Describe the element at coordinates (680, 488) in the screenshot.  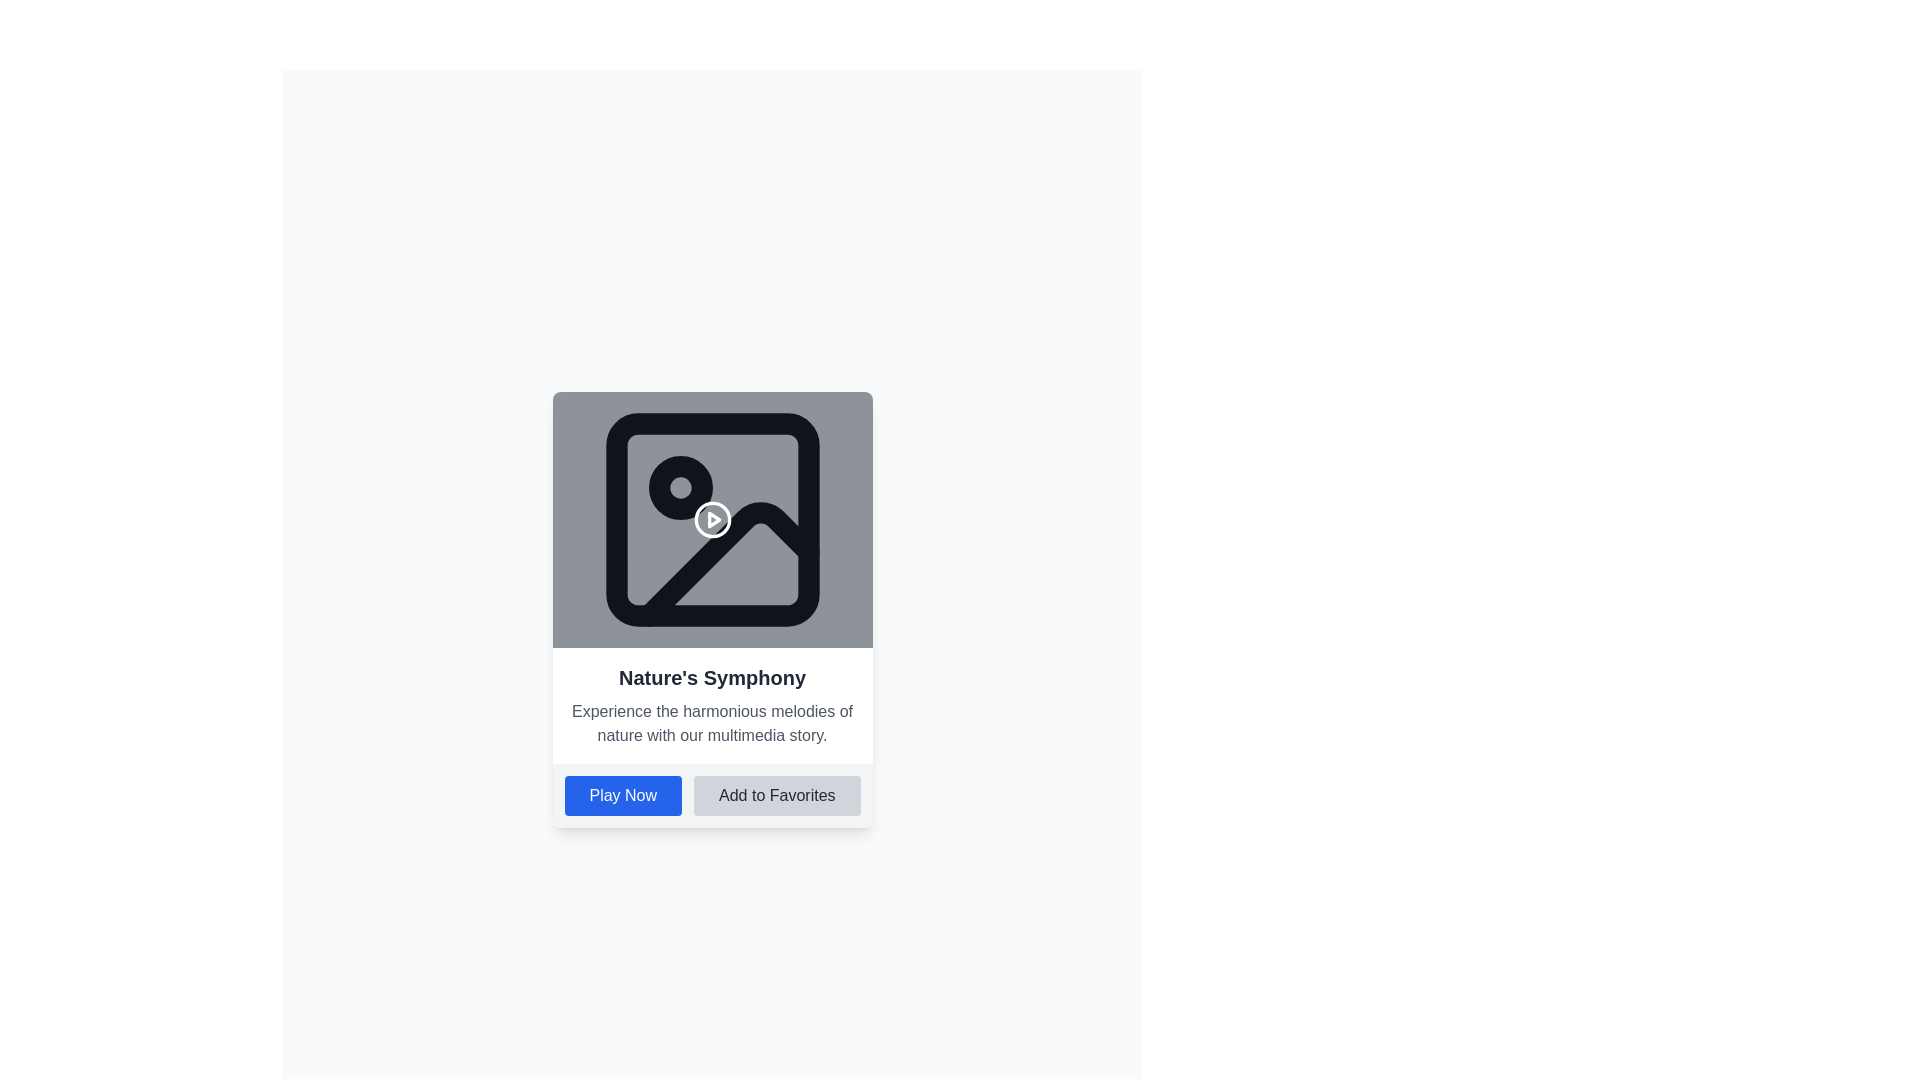
I see `the small circular shape that is positioned inside a larger grayscale icon resembling a picture frame, located at the upper section of a multimedia card` at that location.